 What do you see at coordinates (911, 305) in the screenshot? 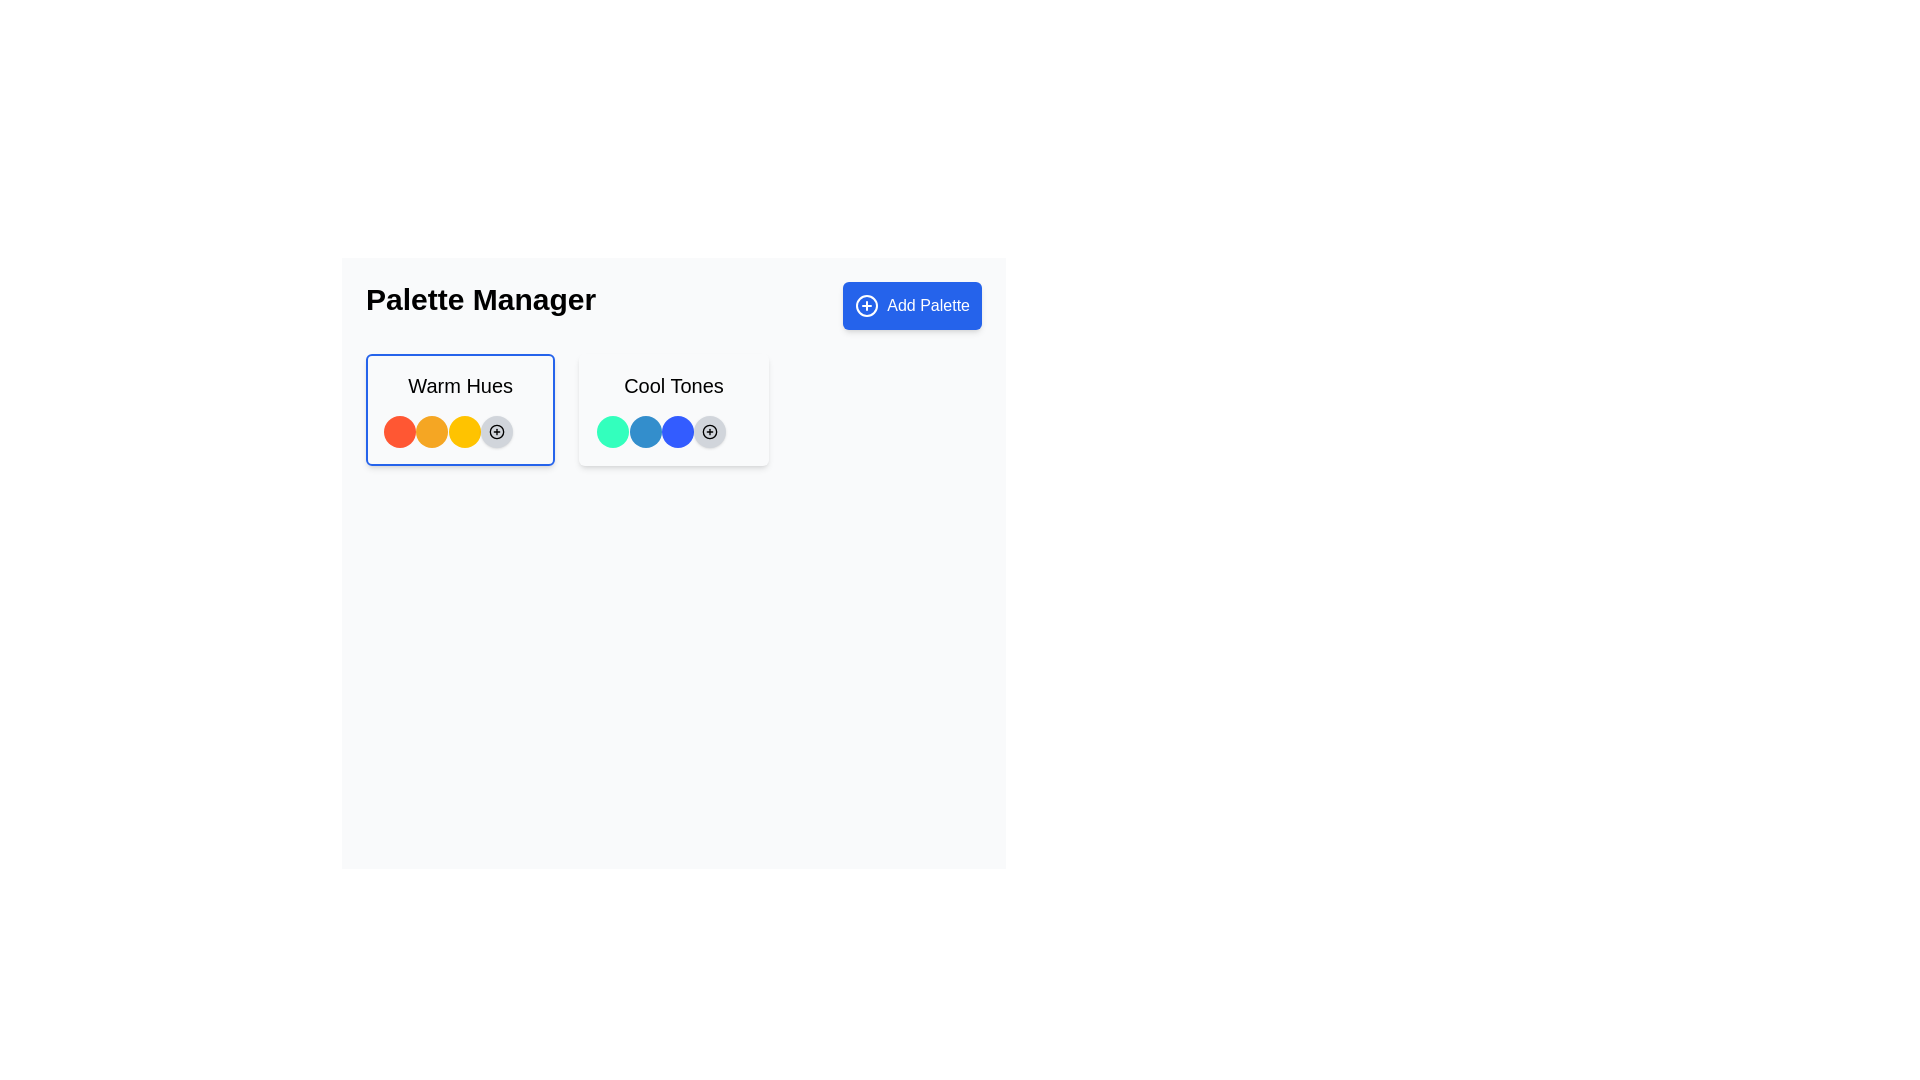
I see `the rectangular button with a blue background and white text saying 'Add Palette', located in the top right corner of the Palette Manager interface` at bounding box center [911, 305].